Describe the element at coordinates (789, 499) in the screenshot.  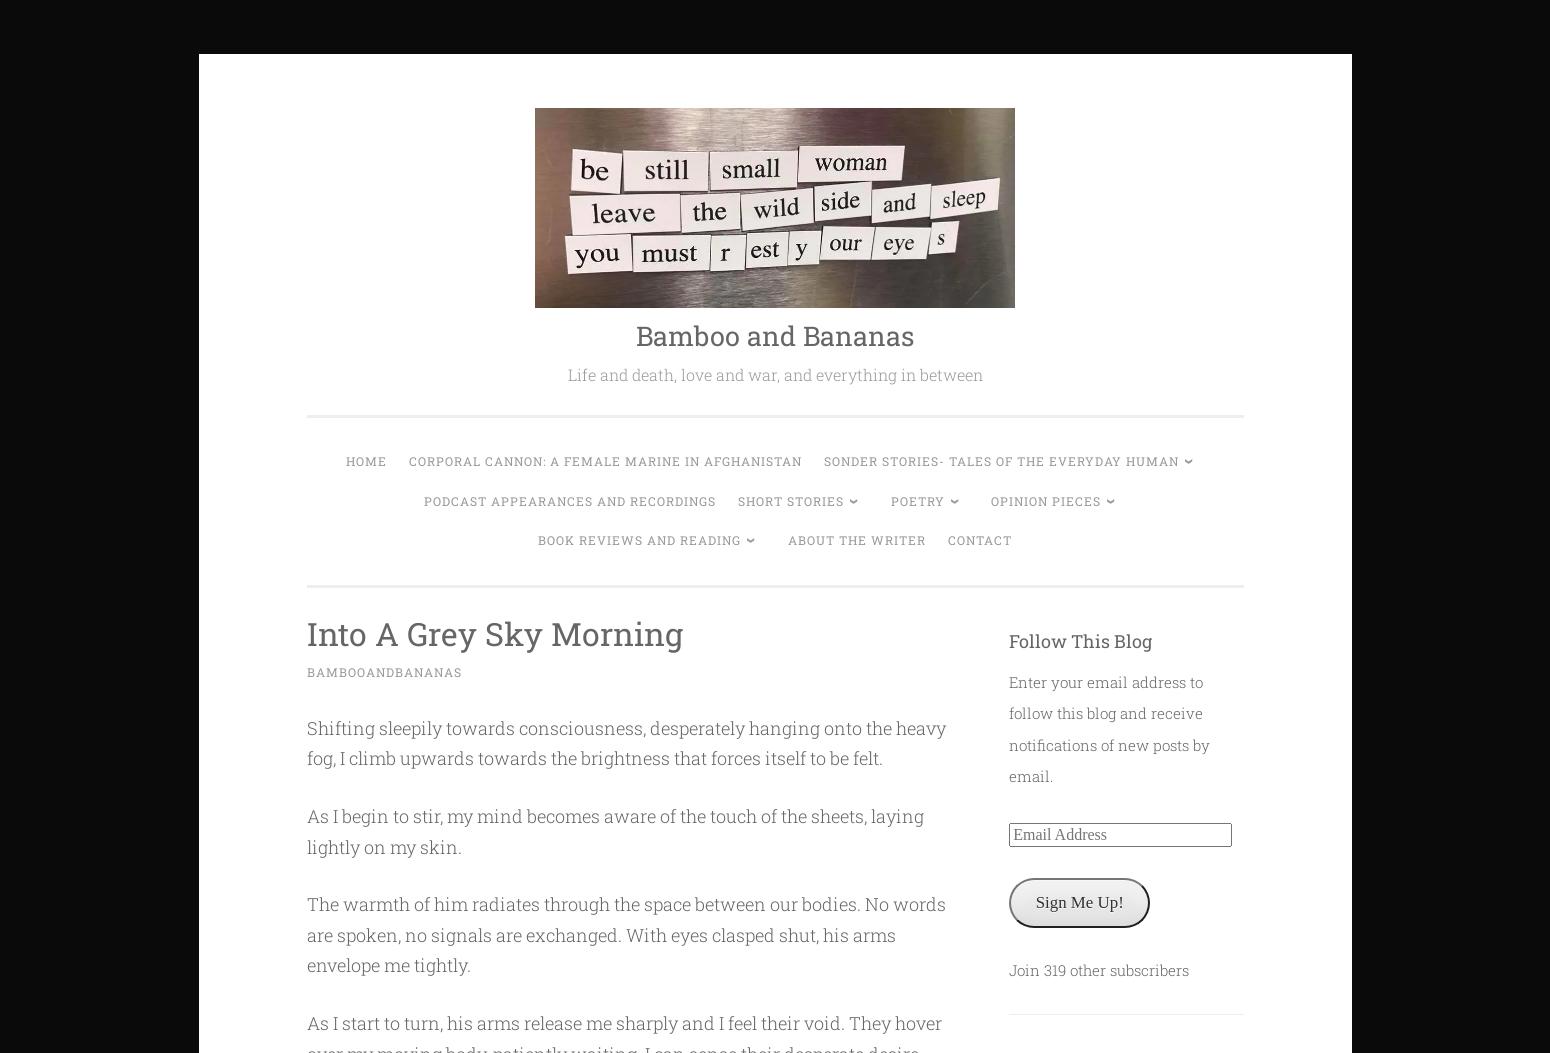
I see `'Short Stories'` at that location.